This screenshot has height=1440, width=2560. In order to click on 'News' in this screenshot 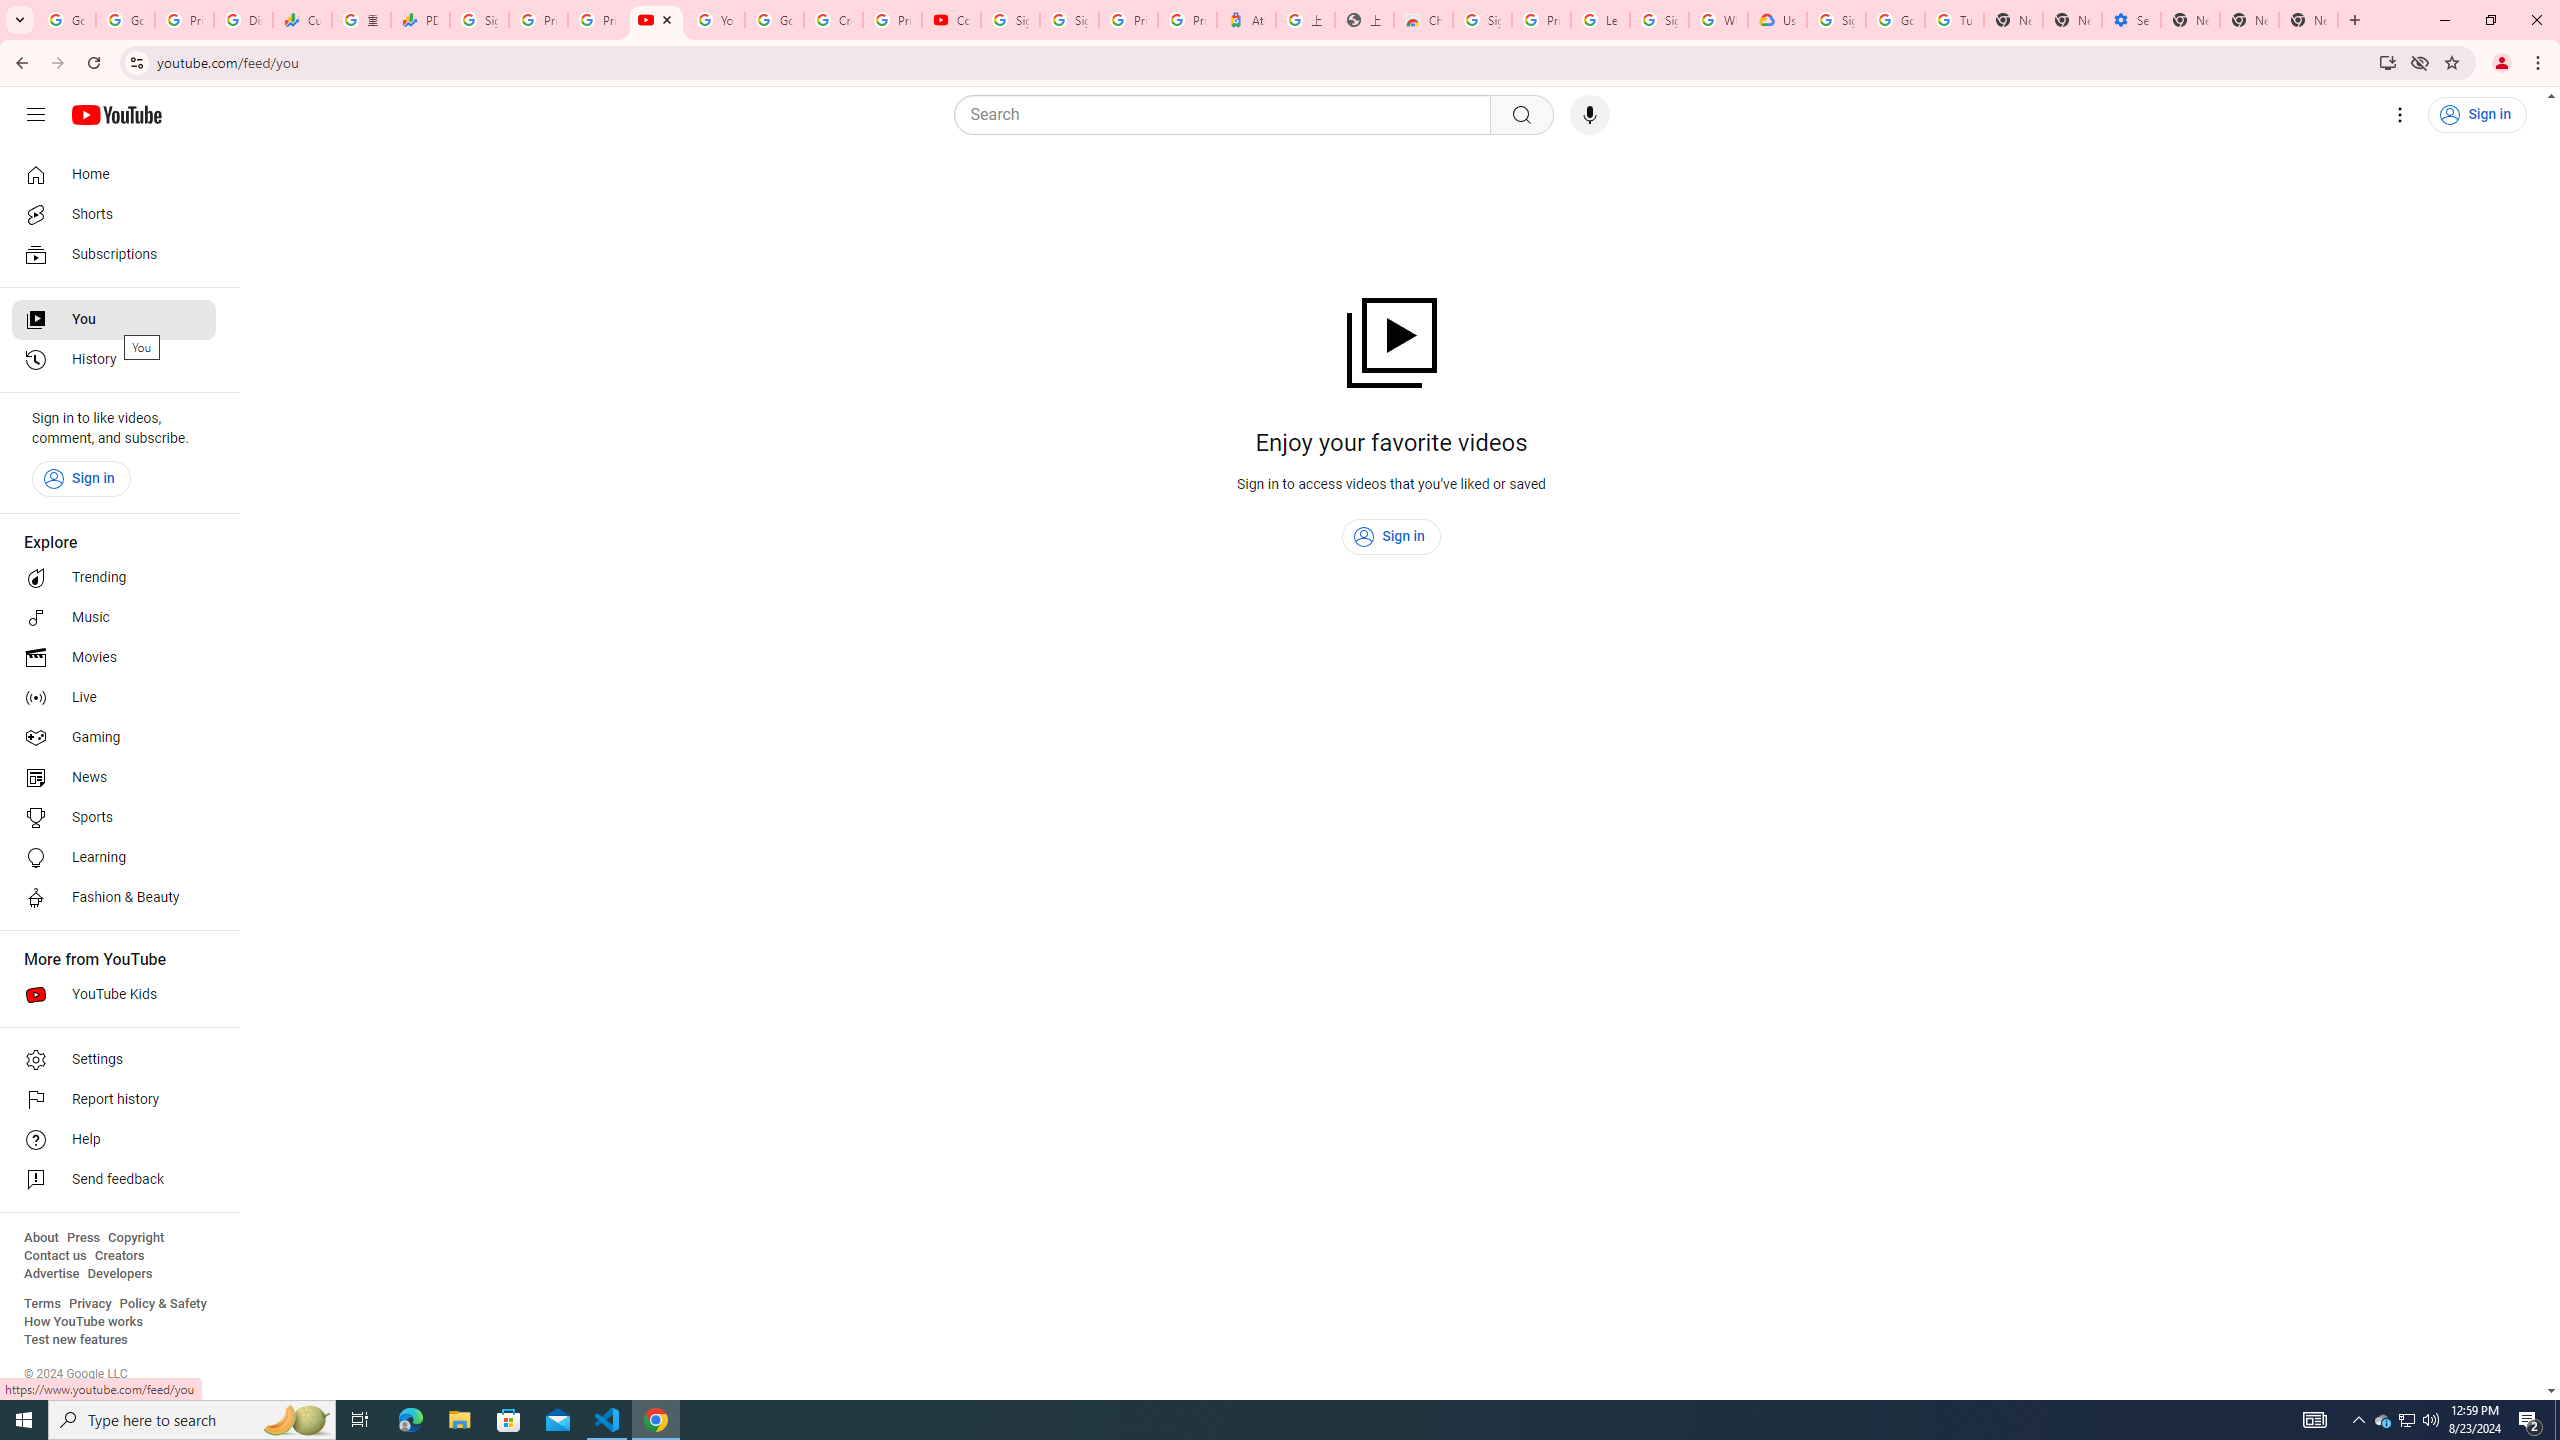, I will do `click(113, 777)`.